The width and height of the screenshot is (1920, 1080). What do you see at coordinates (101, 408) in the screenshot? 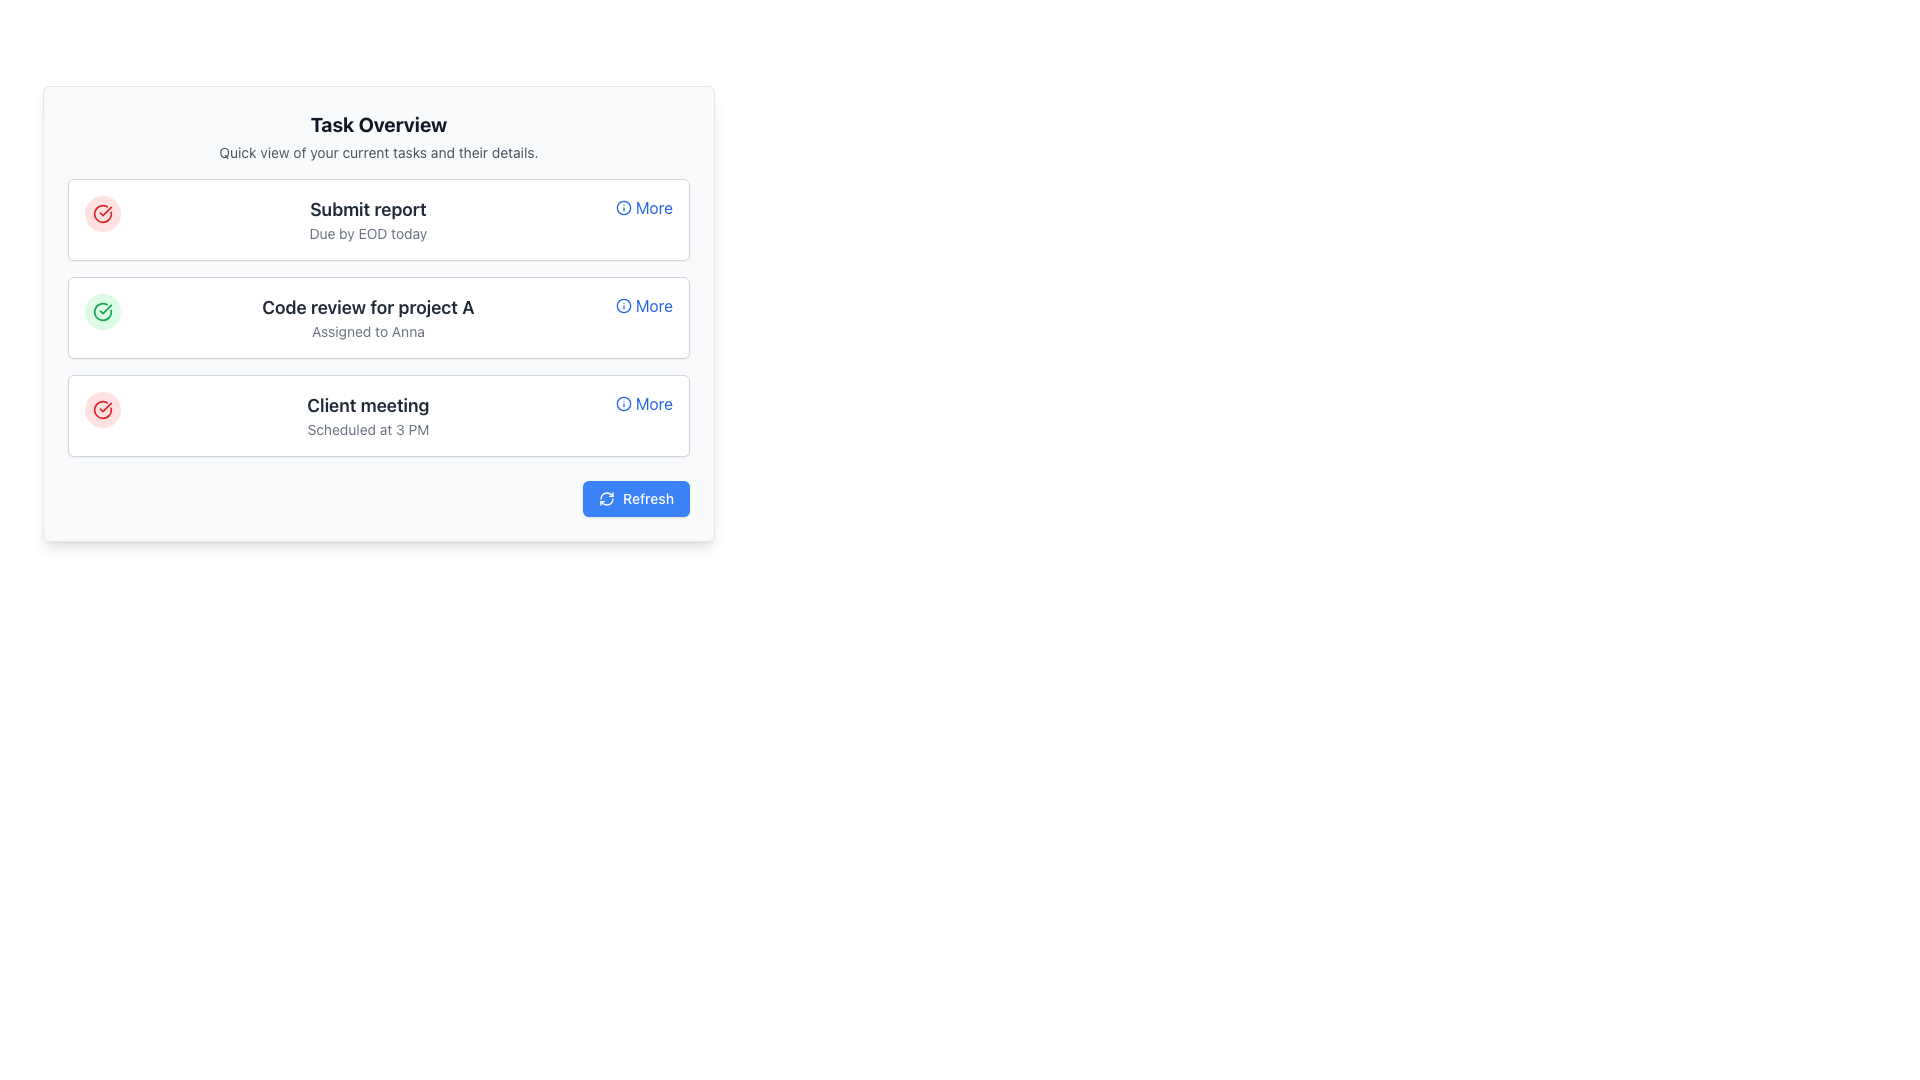
I see `the status button that indicates completion, located at the leftmost side of the group containing 'Client meeting'` at bounding box center [101, 408].